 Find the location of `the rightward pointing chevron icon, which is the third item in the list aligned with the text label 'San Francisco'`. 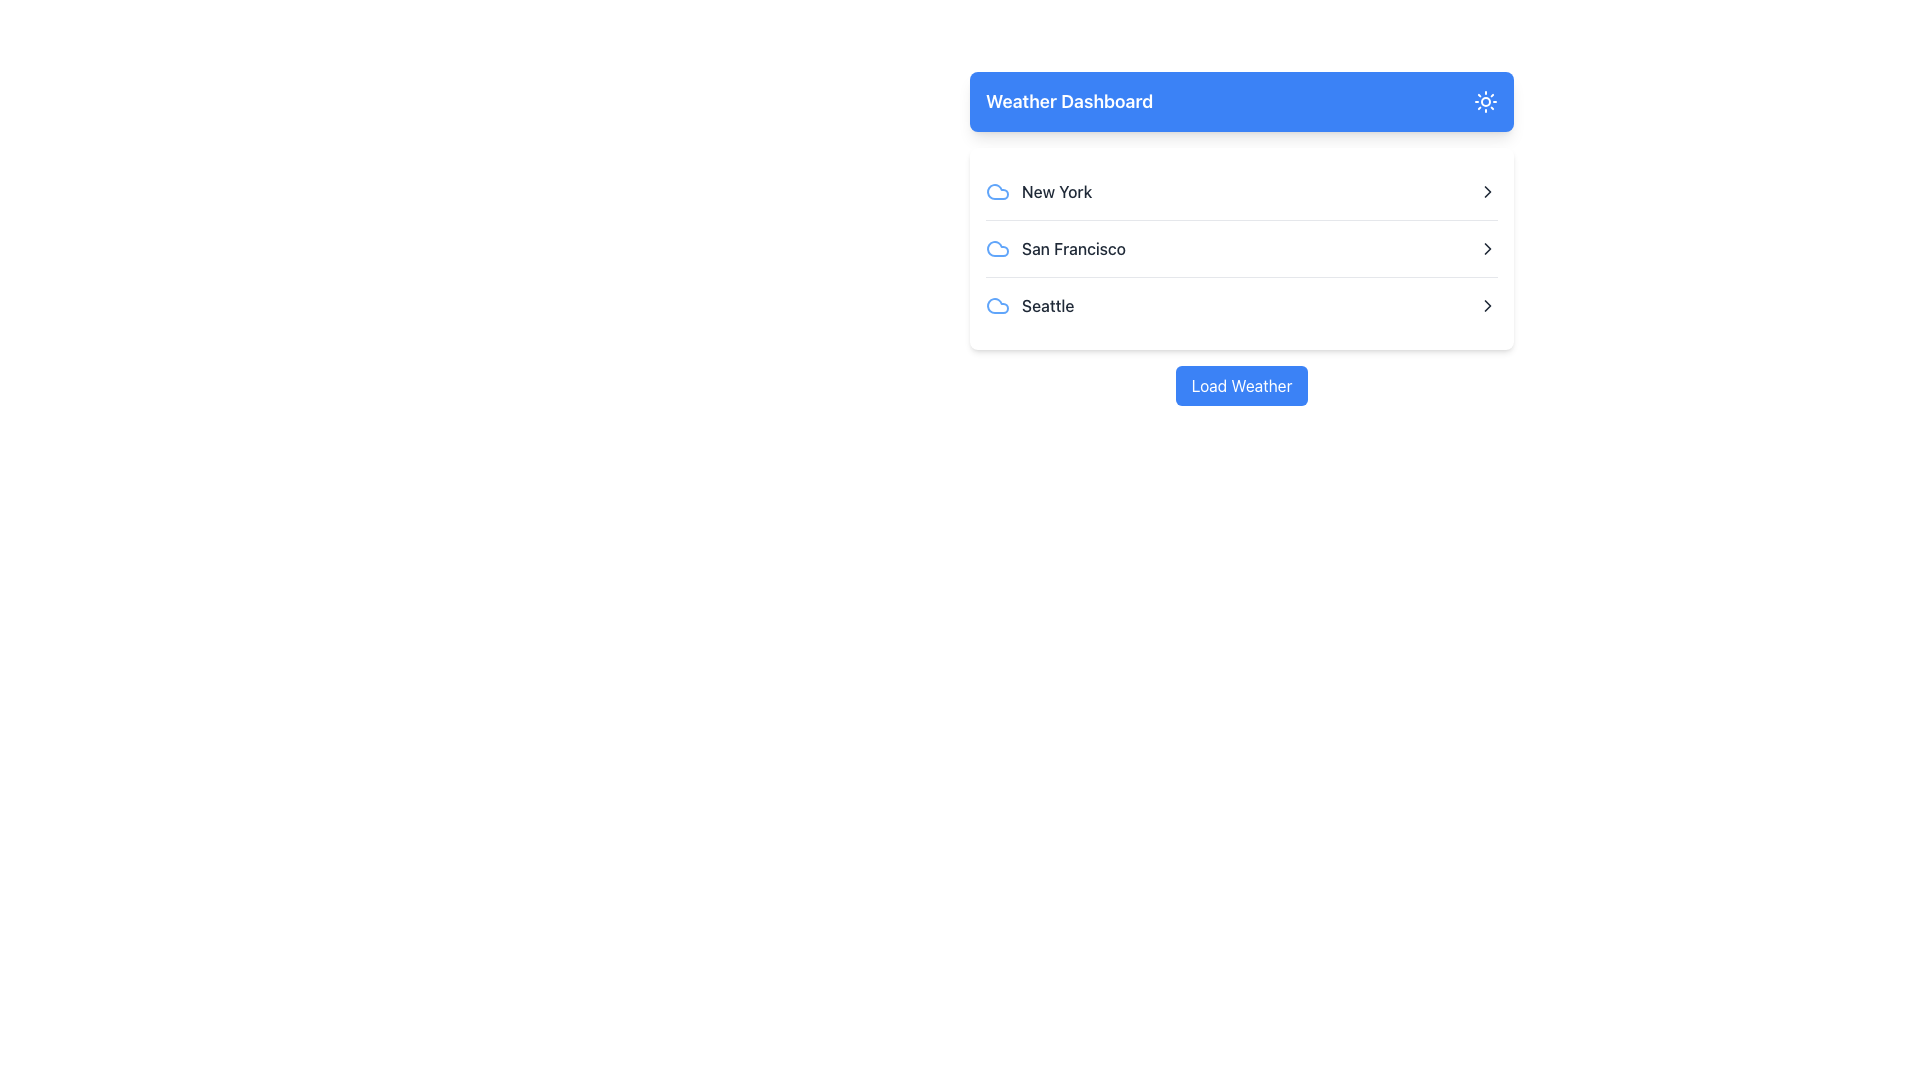

the rightward pointing chevron icon, which is the third item in the list aligned with the text label 'San Francisco' is located at coordinates (1488, 248).